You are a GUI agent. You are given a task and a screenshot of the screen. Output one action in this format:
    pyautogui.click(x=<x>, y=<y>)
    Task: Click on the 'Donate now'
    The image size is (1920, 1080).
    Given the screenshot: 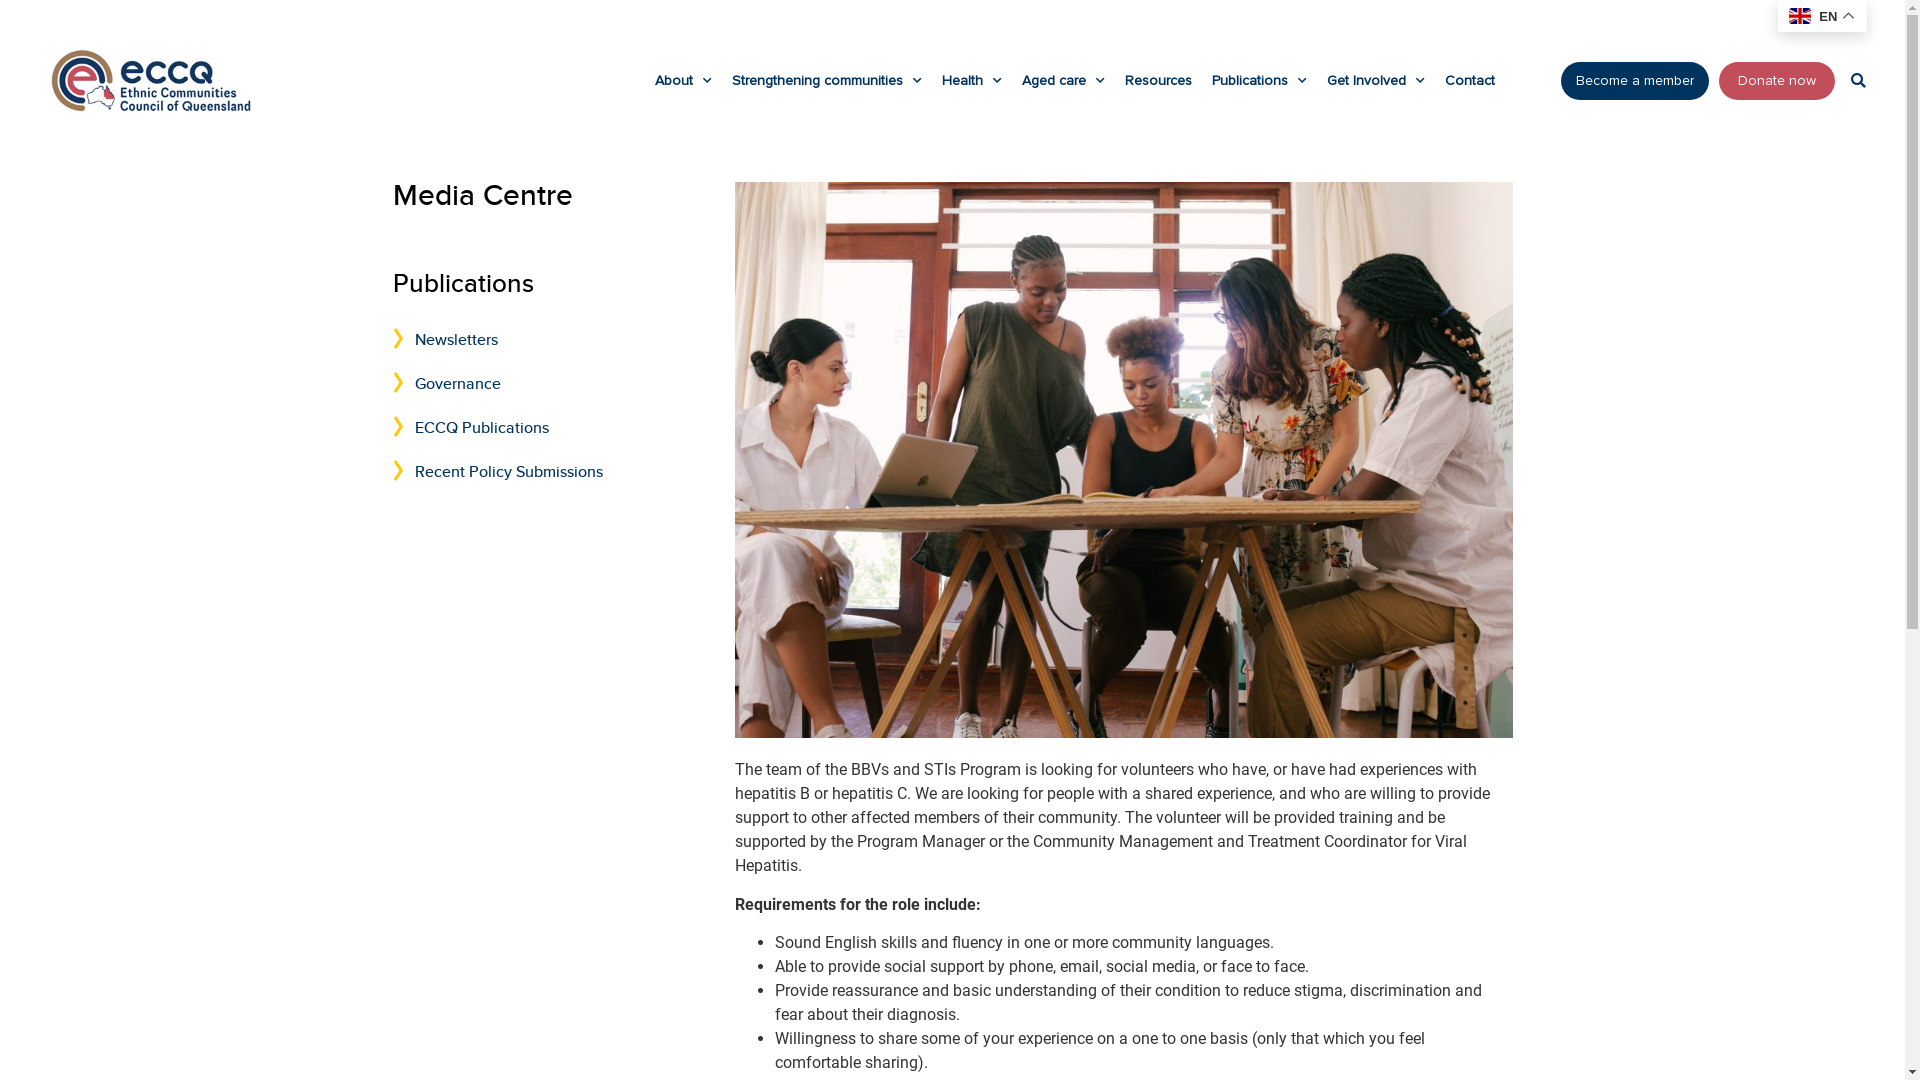 What is the action you would take?
    pyautogui.click(x=1717, y=80)
    